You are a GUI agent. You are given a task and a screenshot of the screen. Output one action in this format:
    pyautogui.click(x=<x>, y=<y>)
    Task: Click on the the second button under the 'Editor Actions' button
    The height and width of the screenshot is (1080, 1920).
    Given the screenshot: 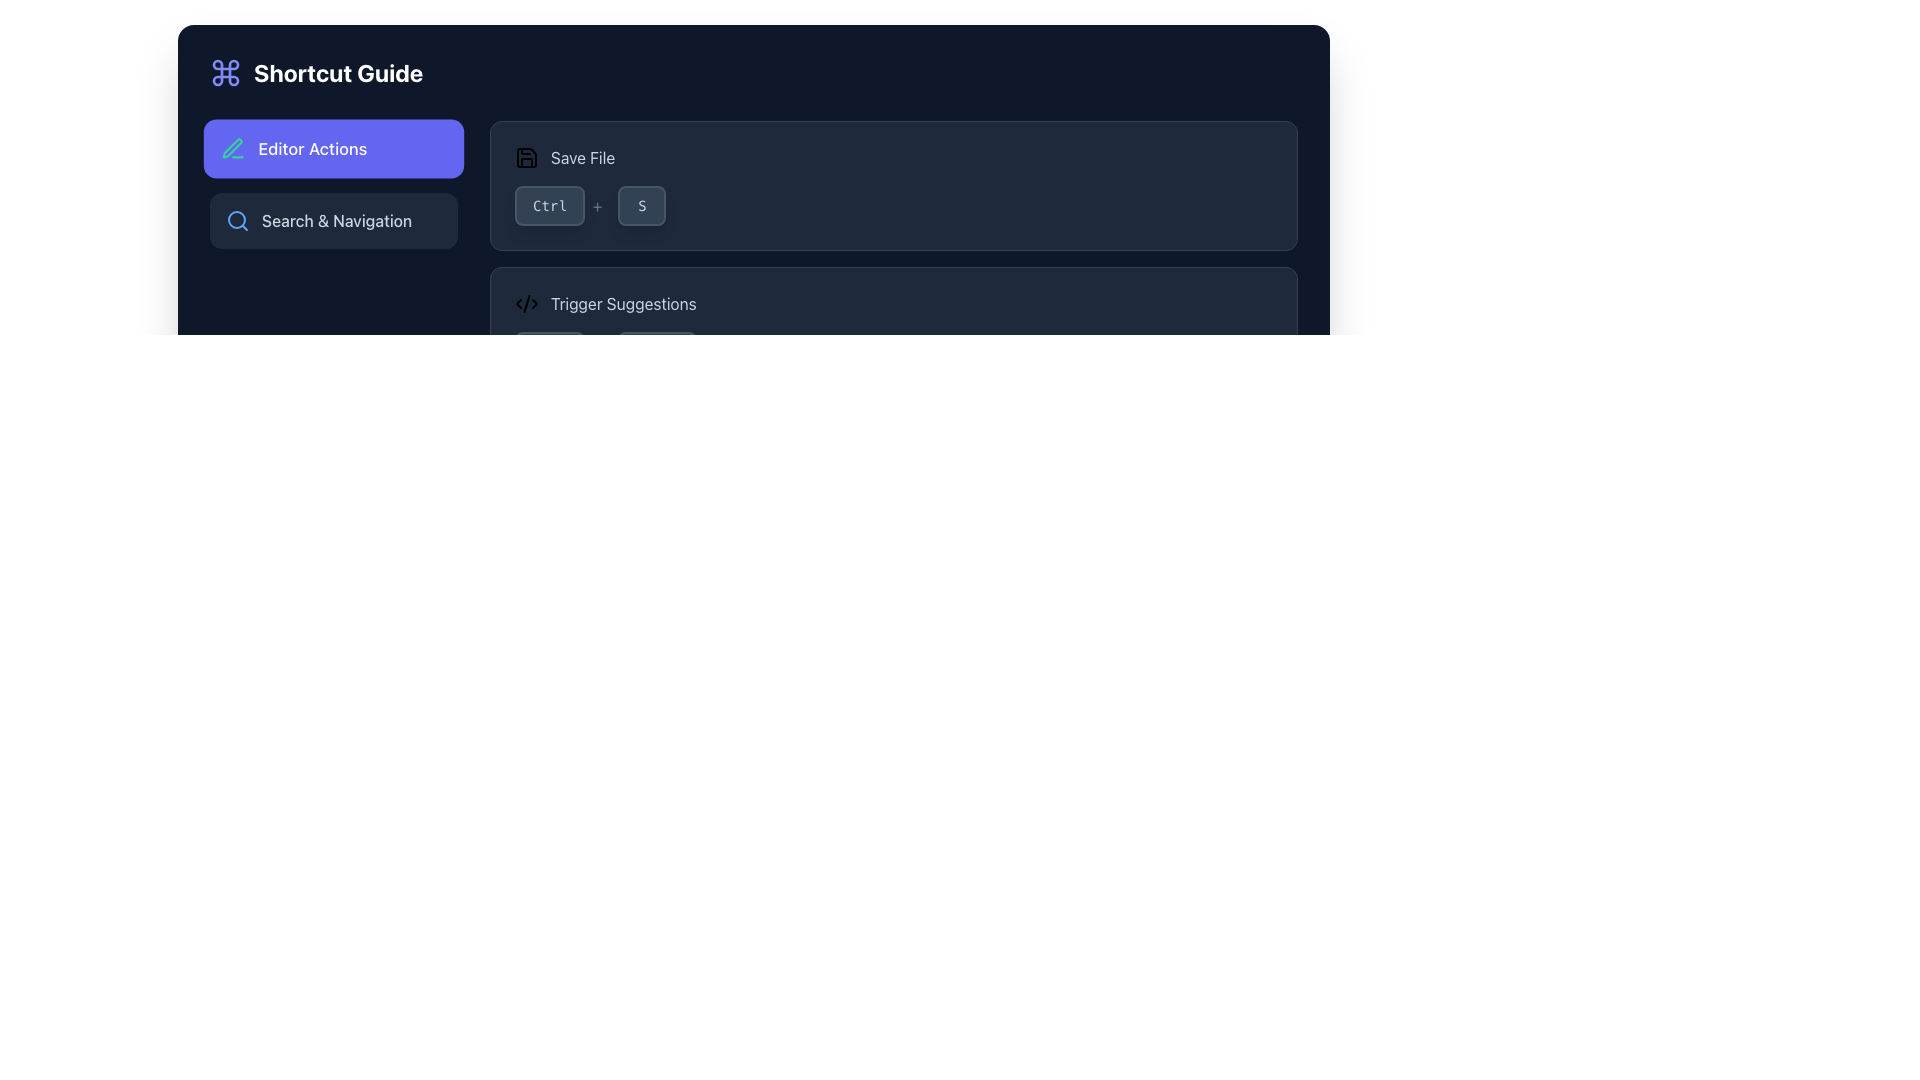 What is the action you would take?
    pyautogui.click(x=334, y=220)
    